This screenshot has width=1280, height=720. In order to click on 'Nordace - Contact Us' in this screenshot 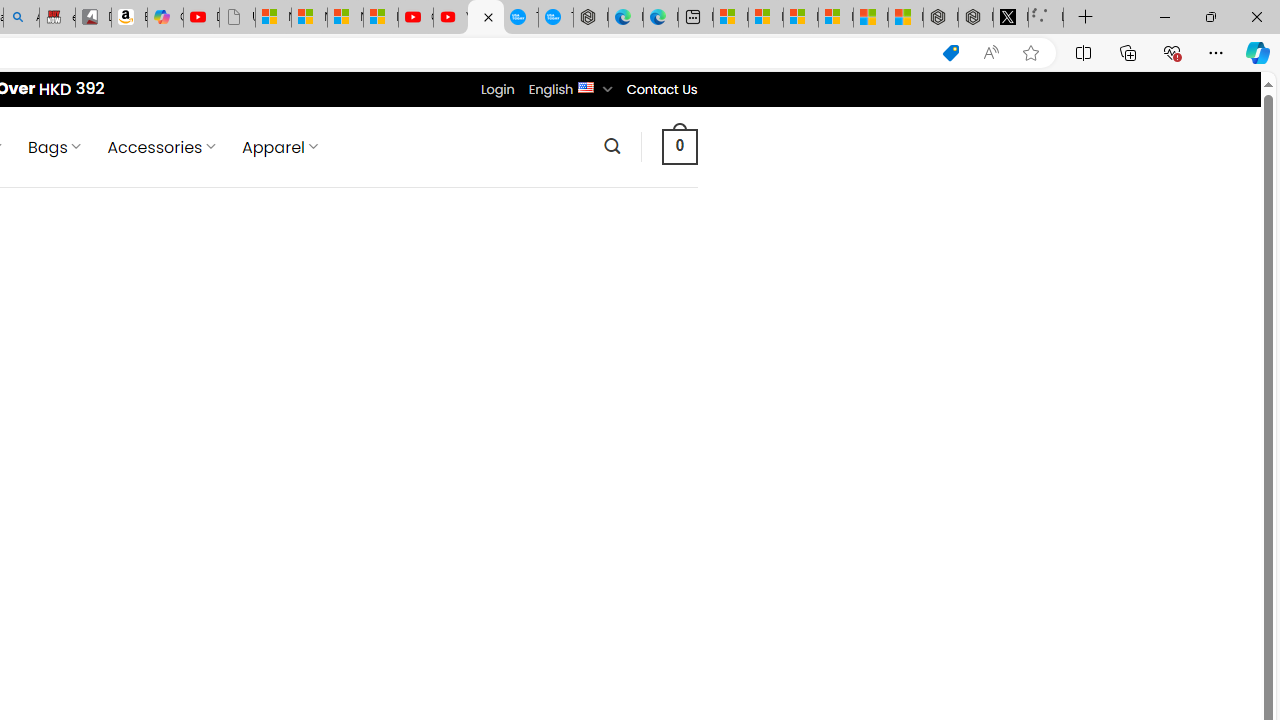, I will do `click(485, 17)`.